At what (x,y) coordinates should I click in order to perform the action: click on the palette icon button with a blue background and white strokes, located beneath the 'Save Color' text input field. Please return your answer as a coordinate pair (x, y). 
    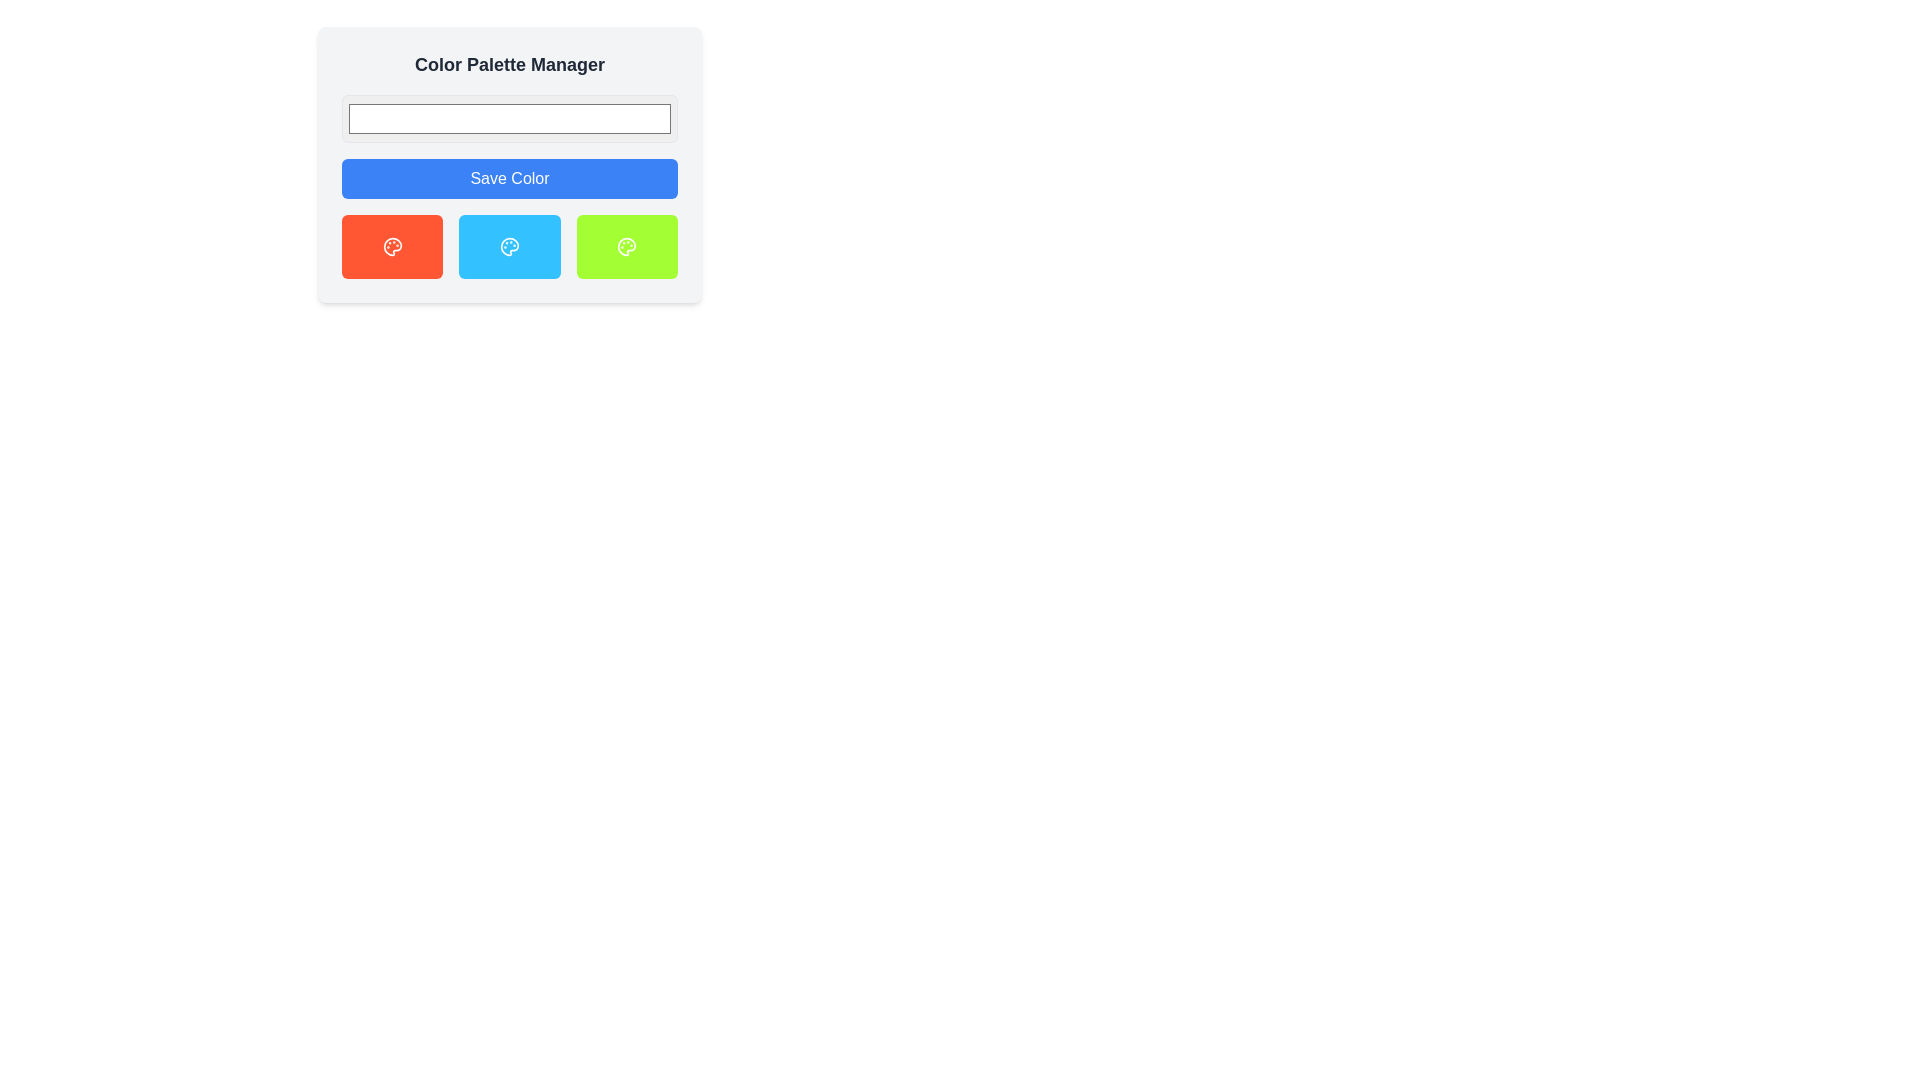
    Looking at the image, I should click on (509, 245).